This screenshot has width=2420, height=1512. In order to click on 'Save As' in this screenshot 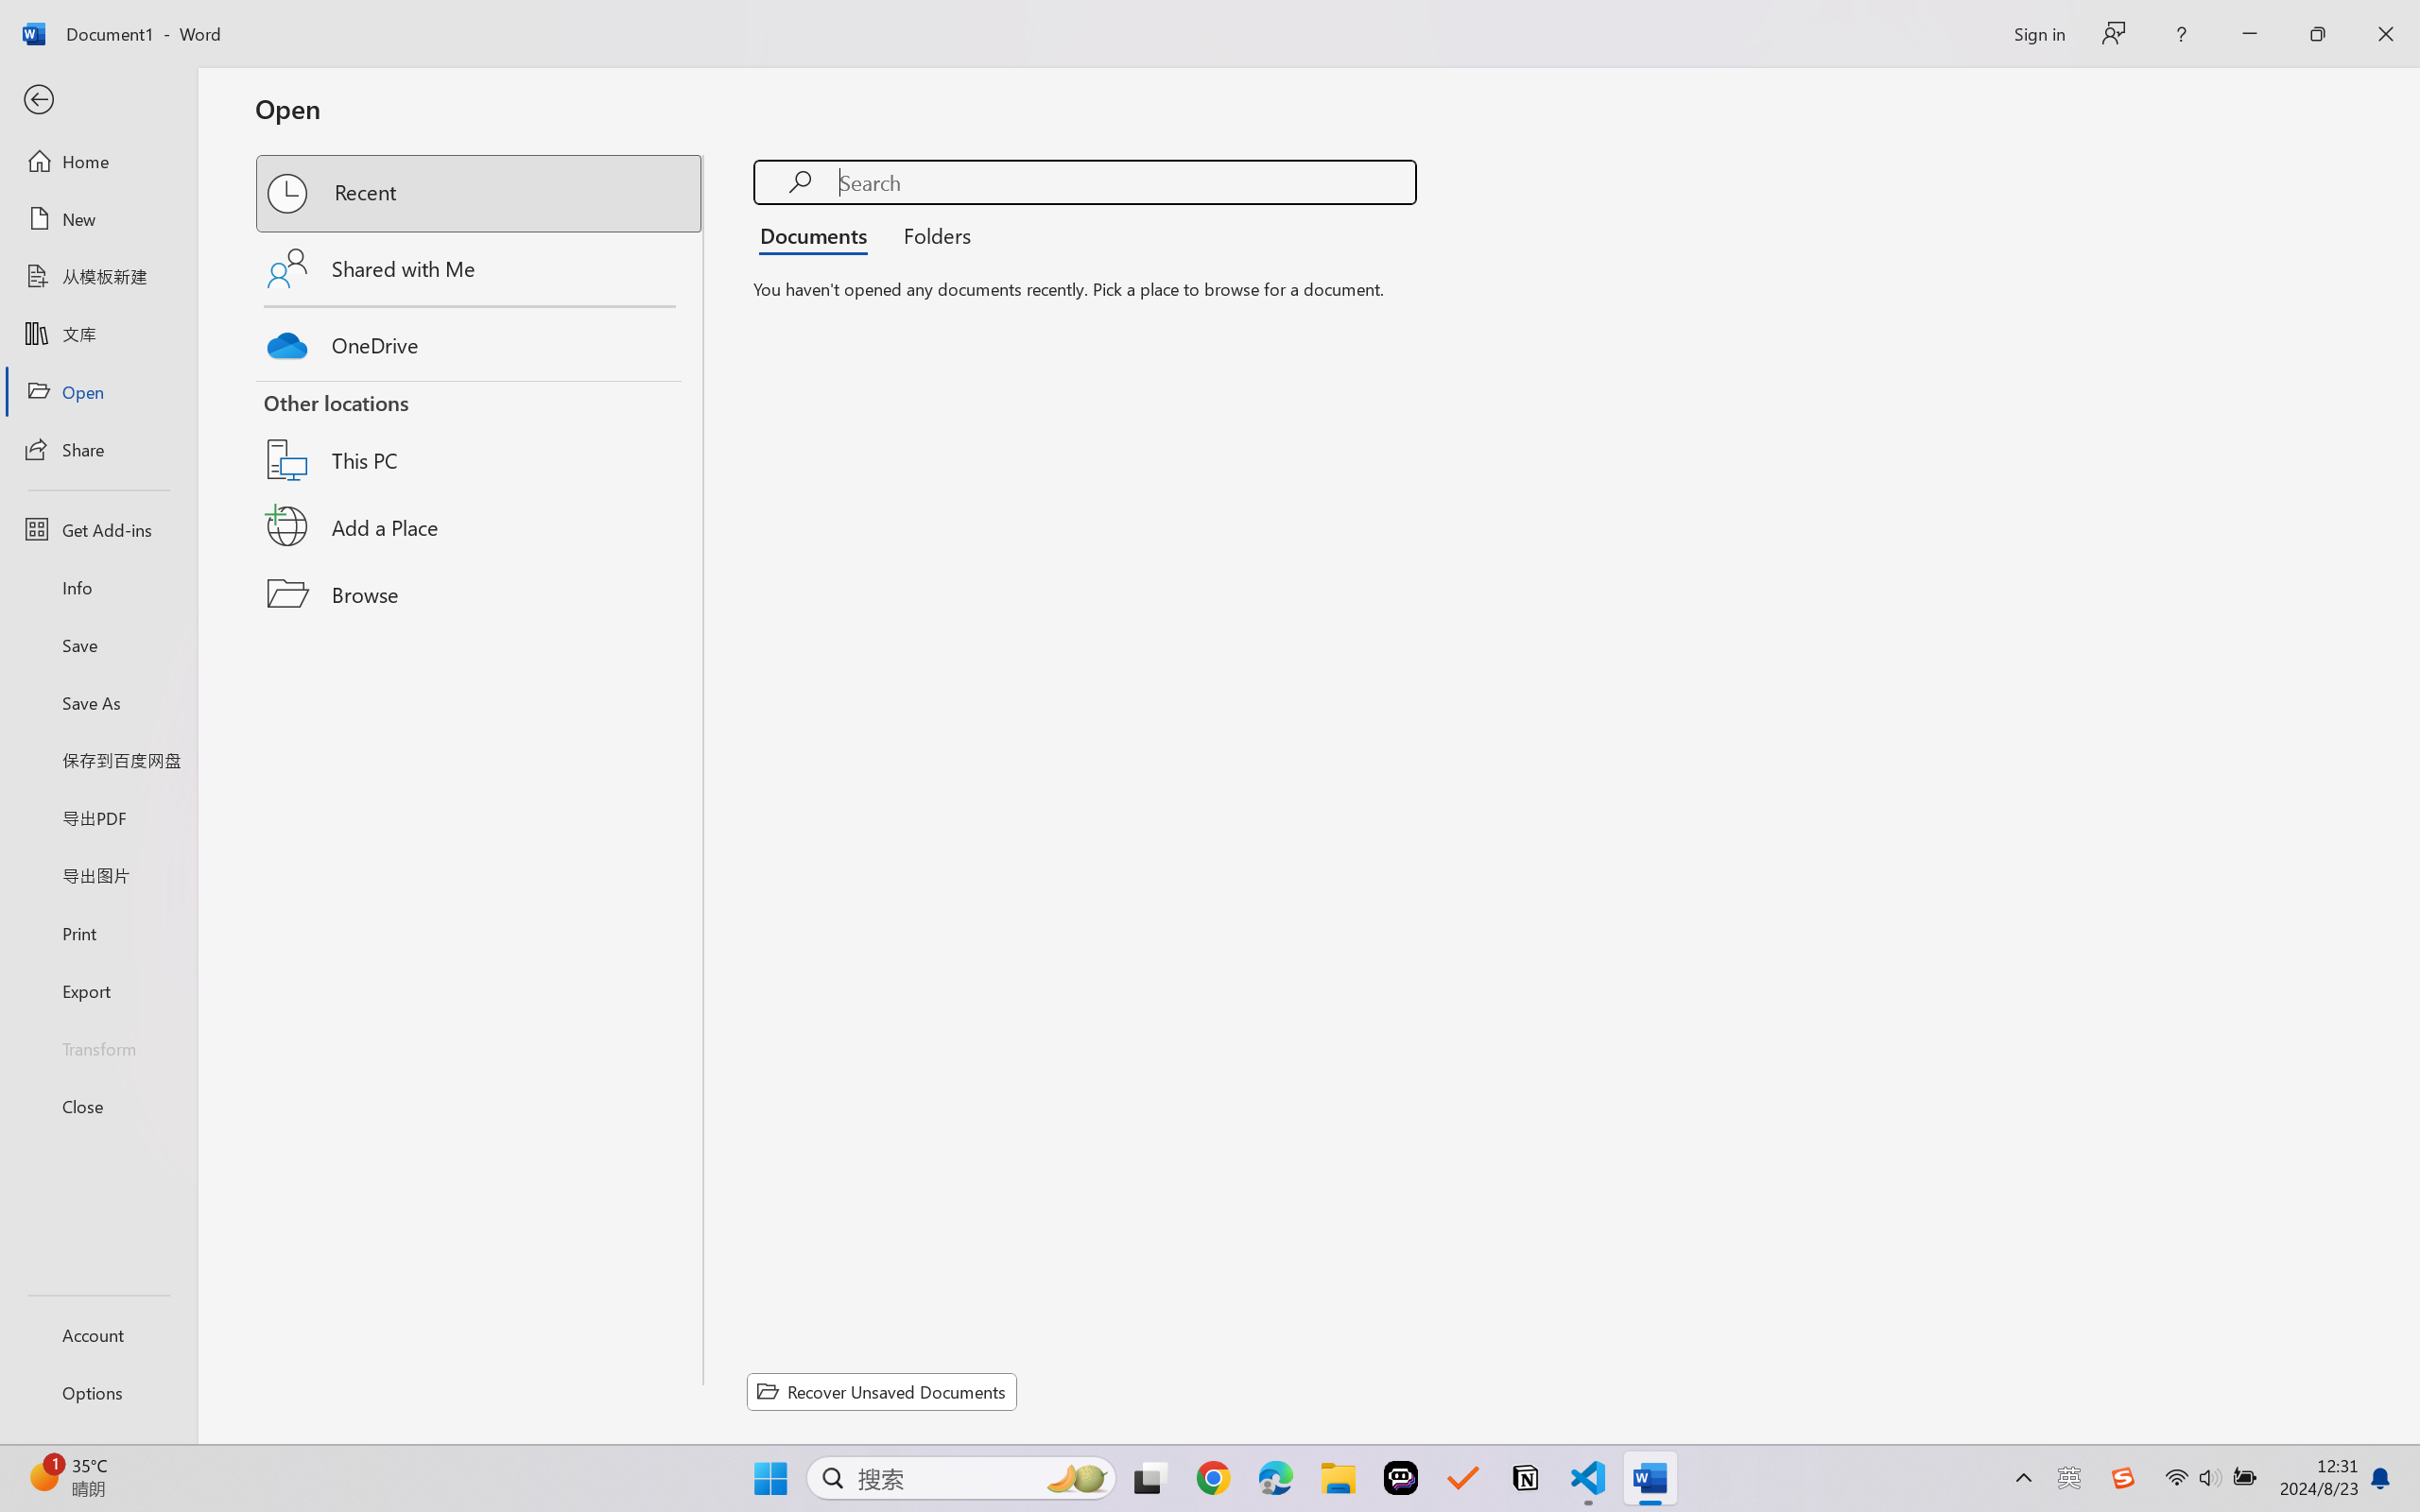, I will do `click(97, 702)`.